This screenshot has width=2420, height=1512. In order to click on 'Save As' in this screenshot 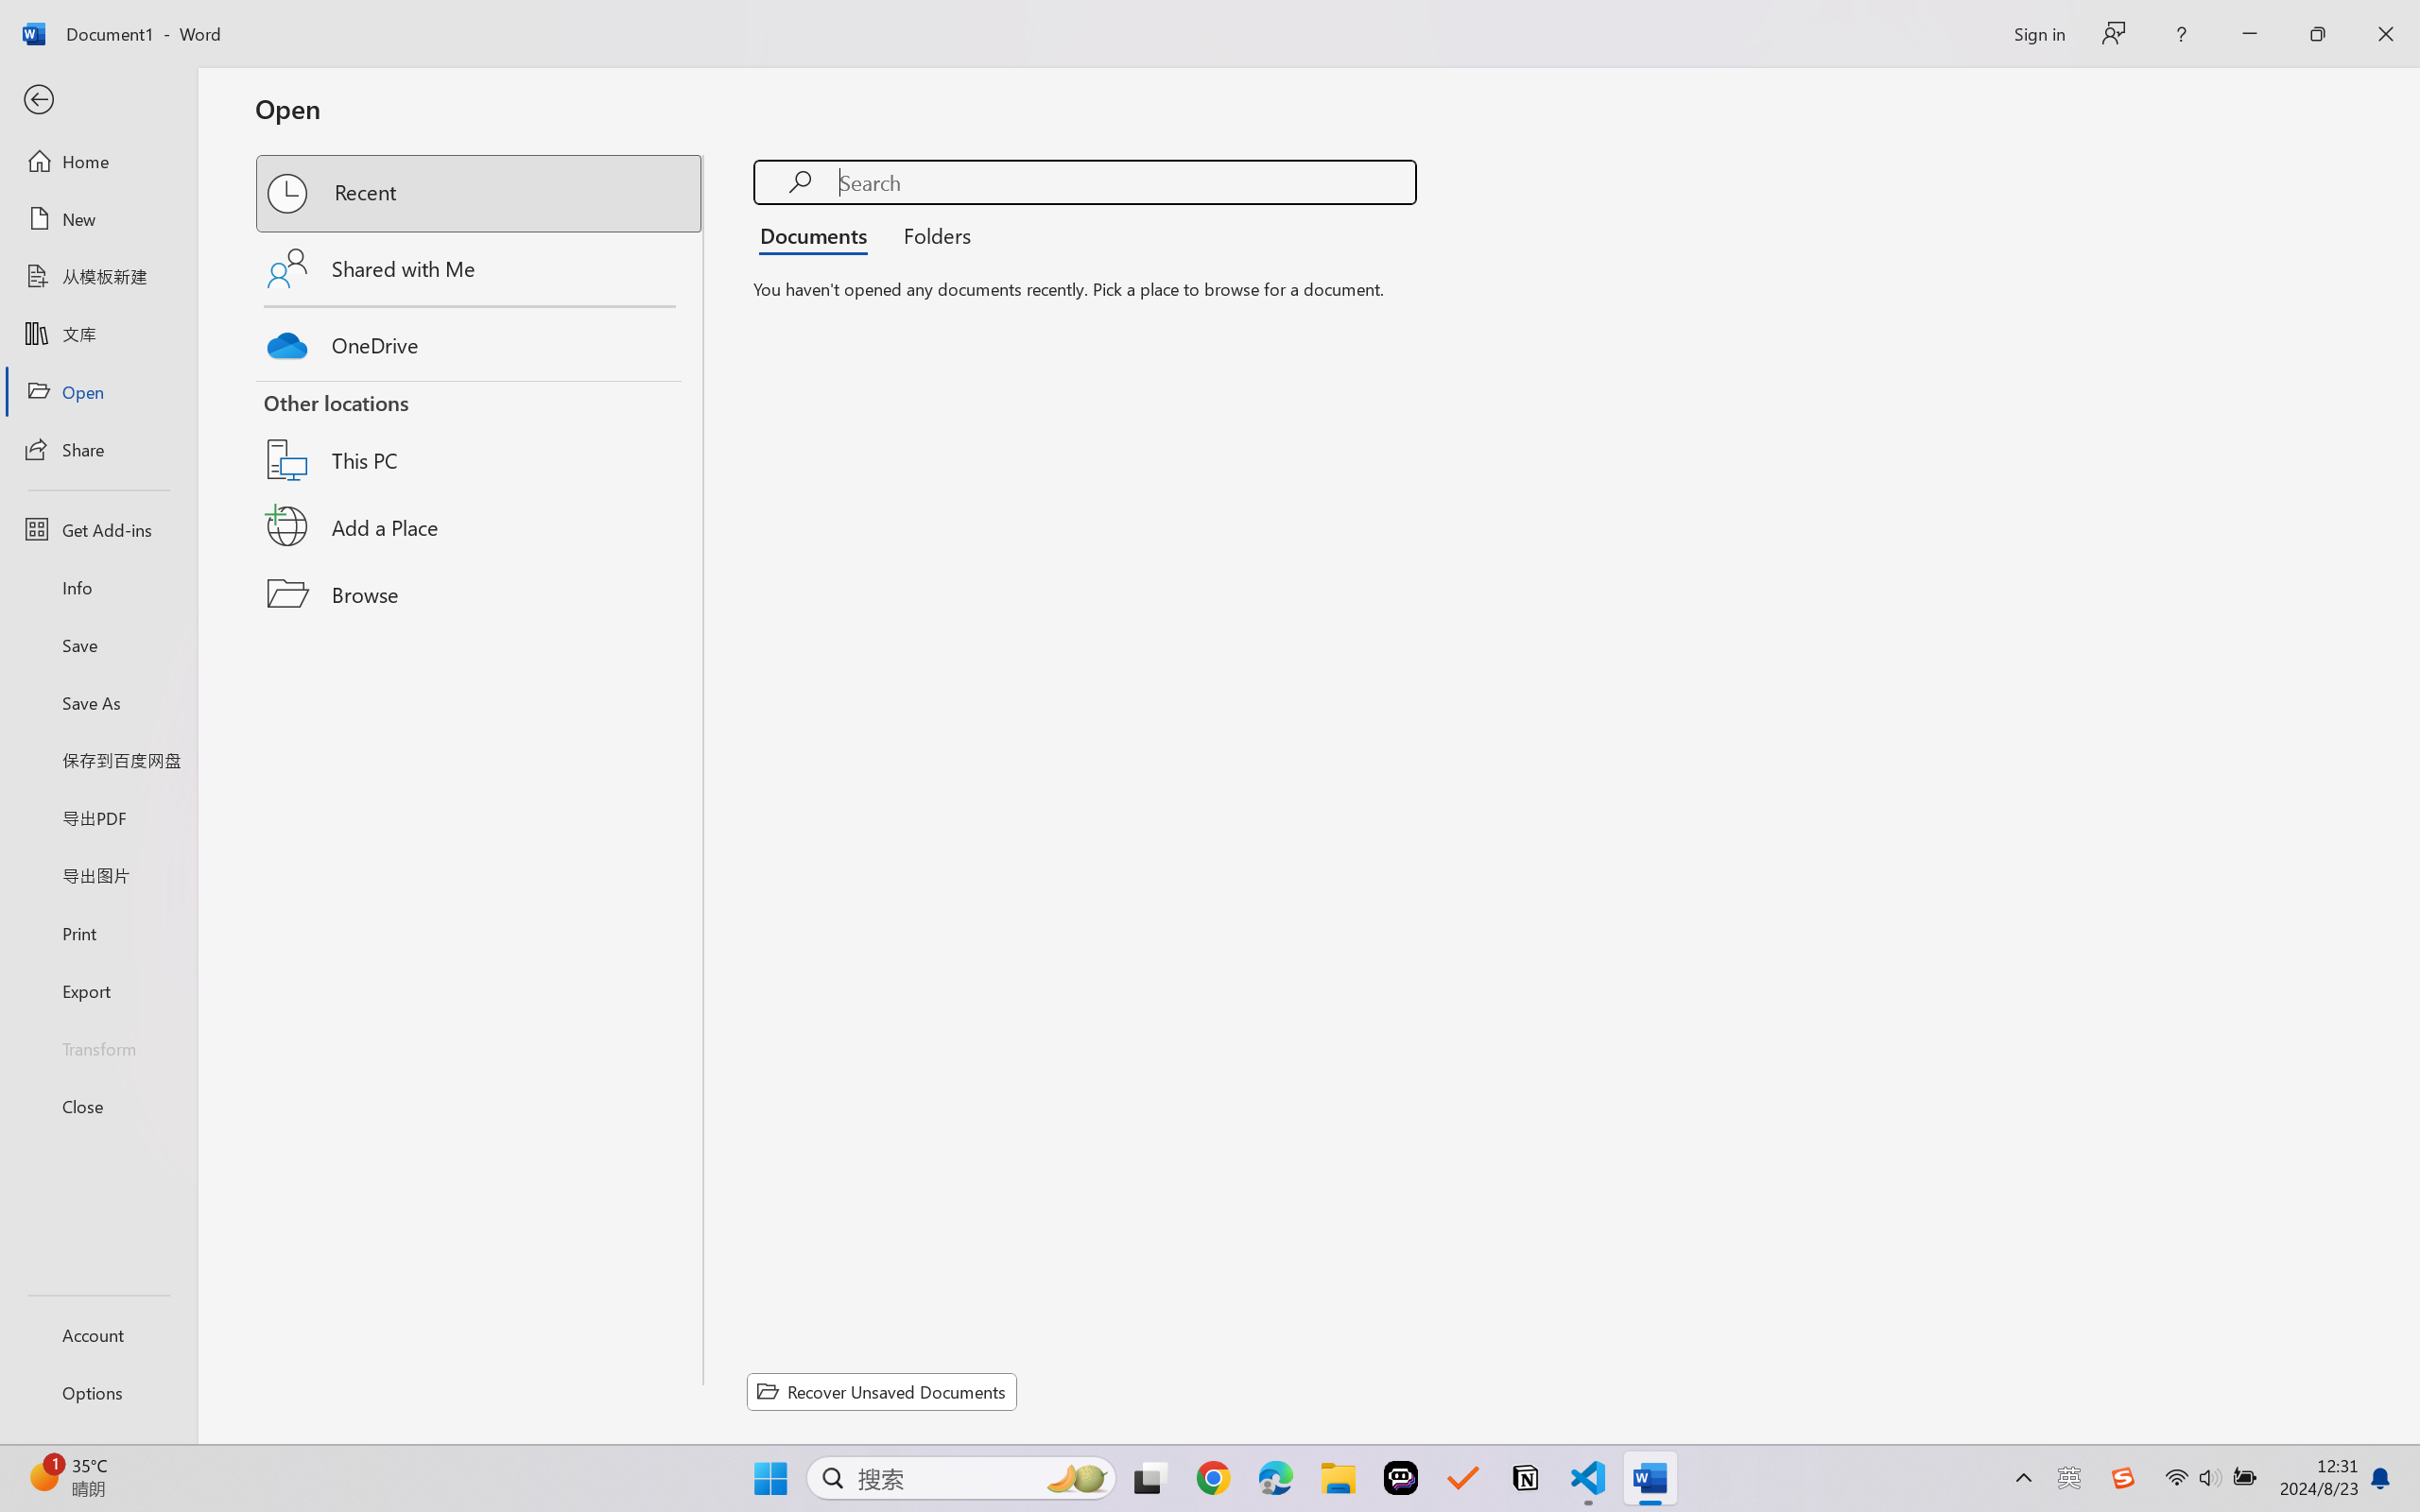, I will do `click(97, 702)`.